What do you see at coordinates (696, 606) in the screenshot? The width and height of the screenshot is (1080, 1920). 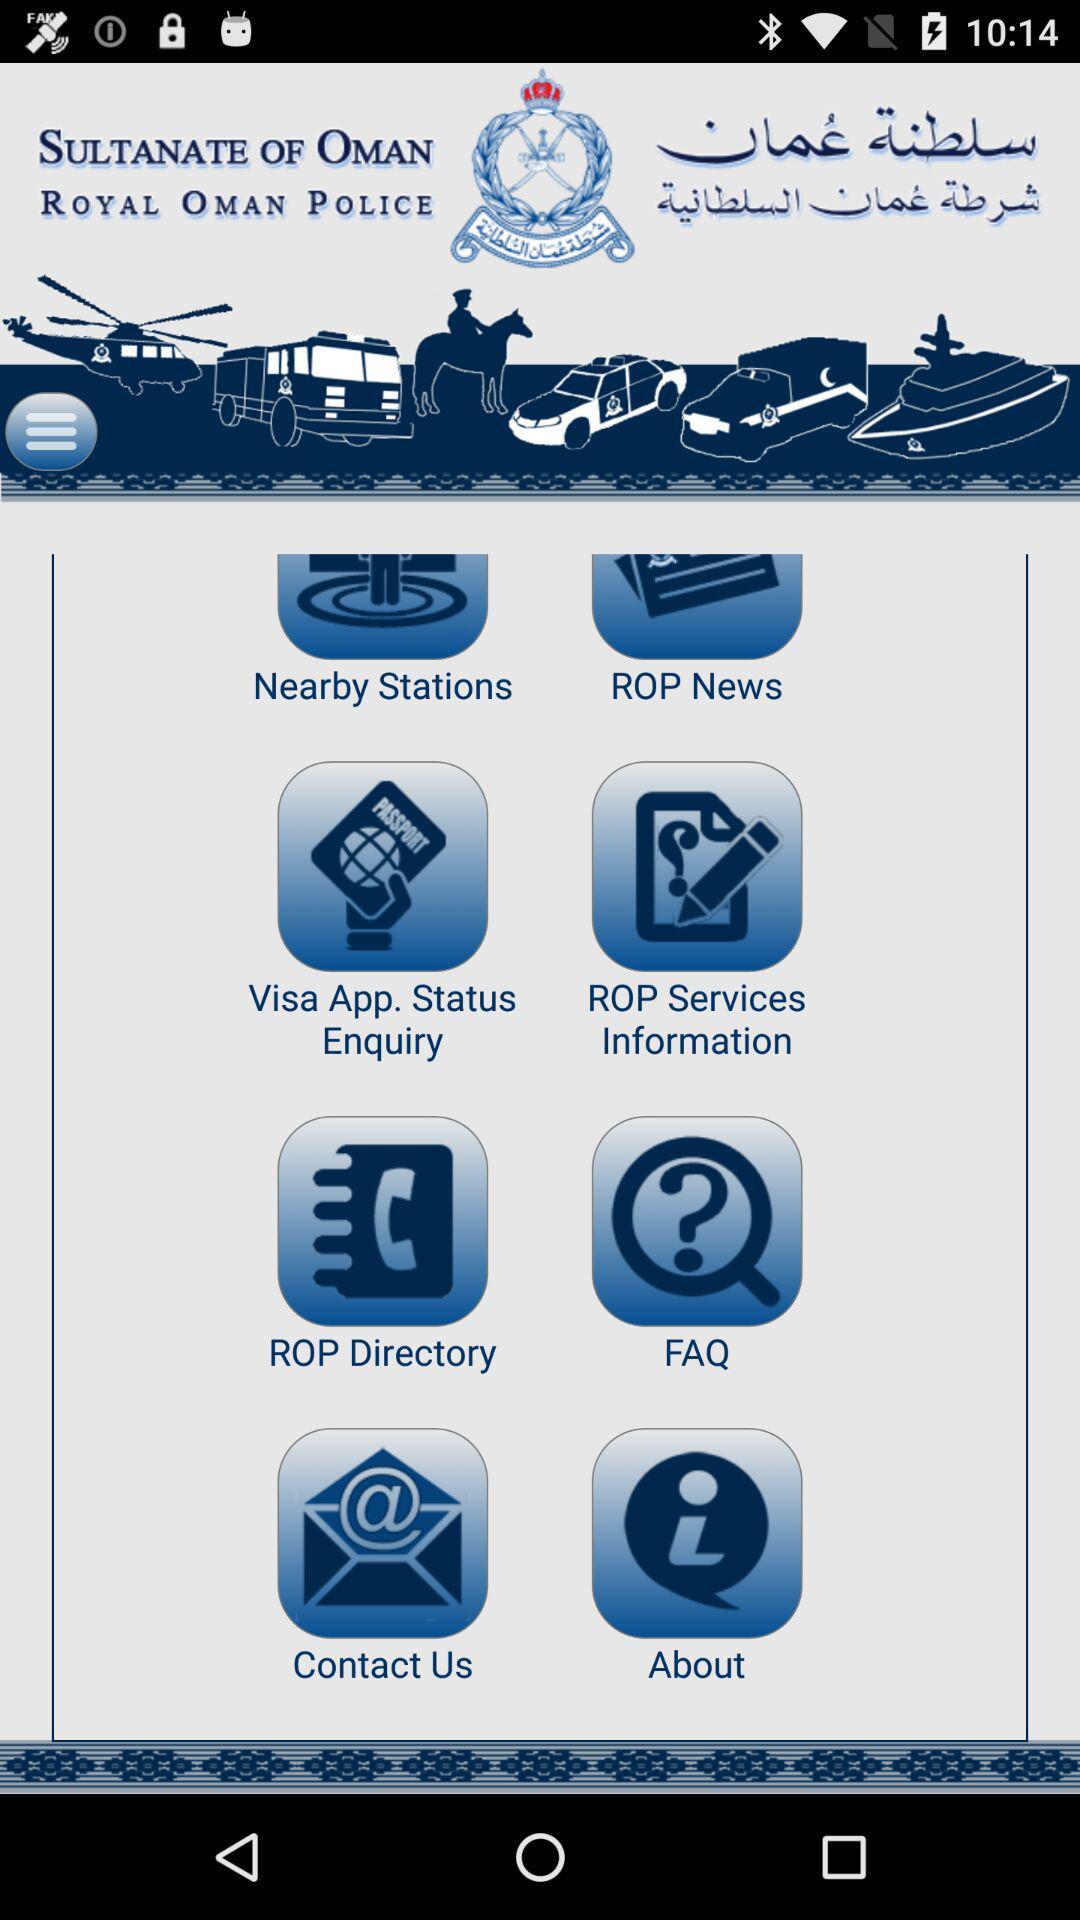 I see `open latest news categorized as rop` at bounding box center [696, 606].